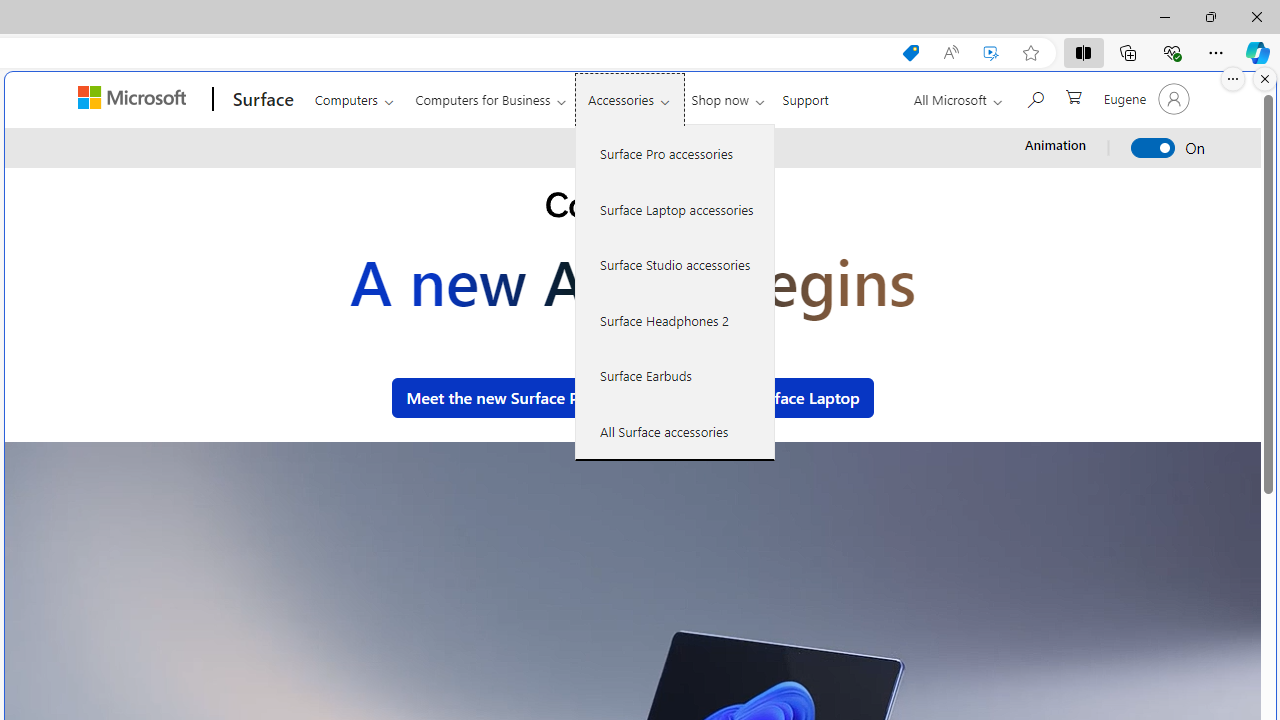 This screenshot has width=1280, height=720. Describe the element at coordinates (805, 96) in the screenshot. I see `'Support'` at that location.